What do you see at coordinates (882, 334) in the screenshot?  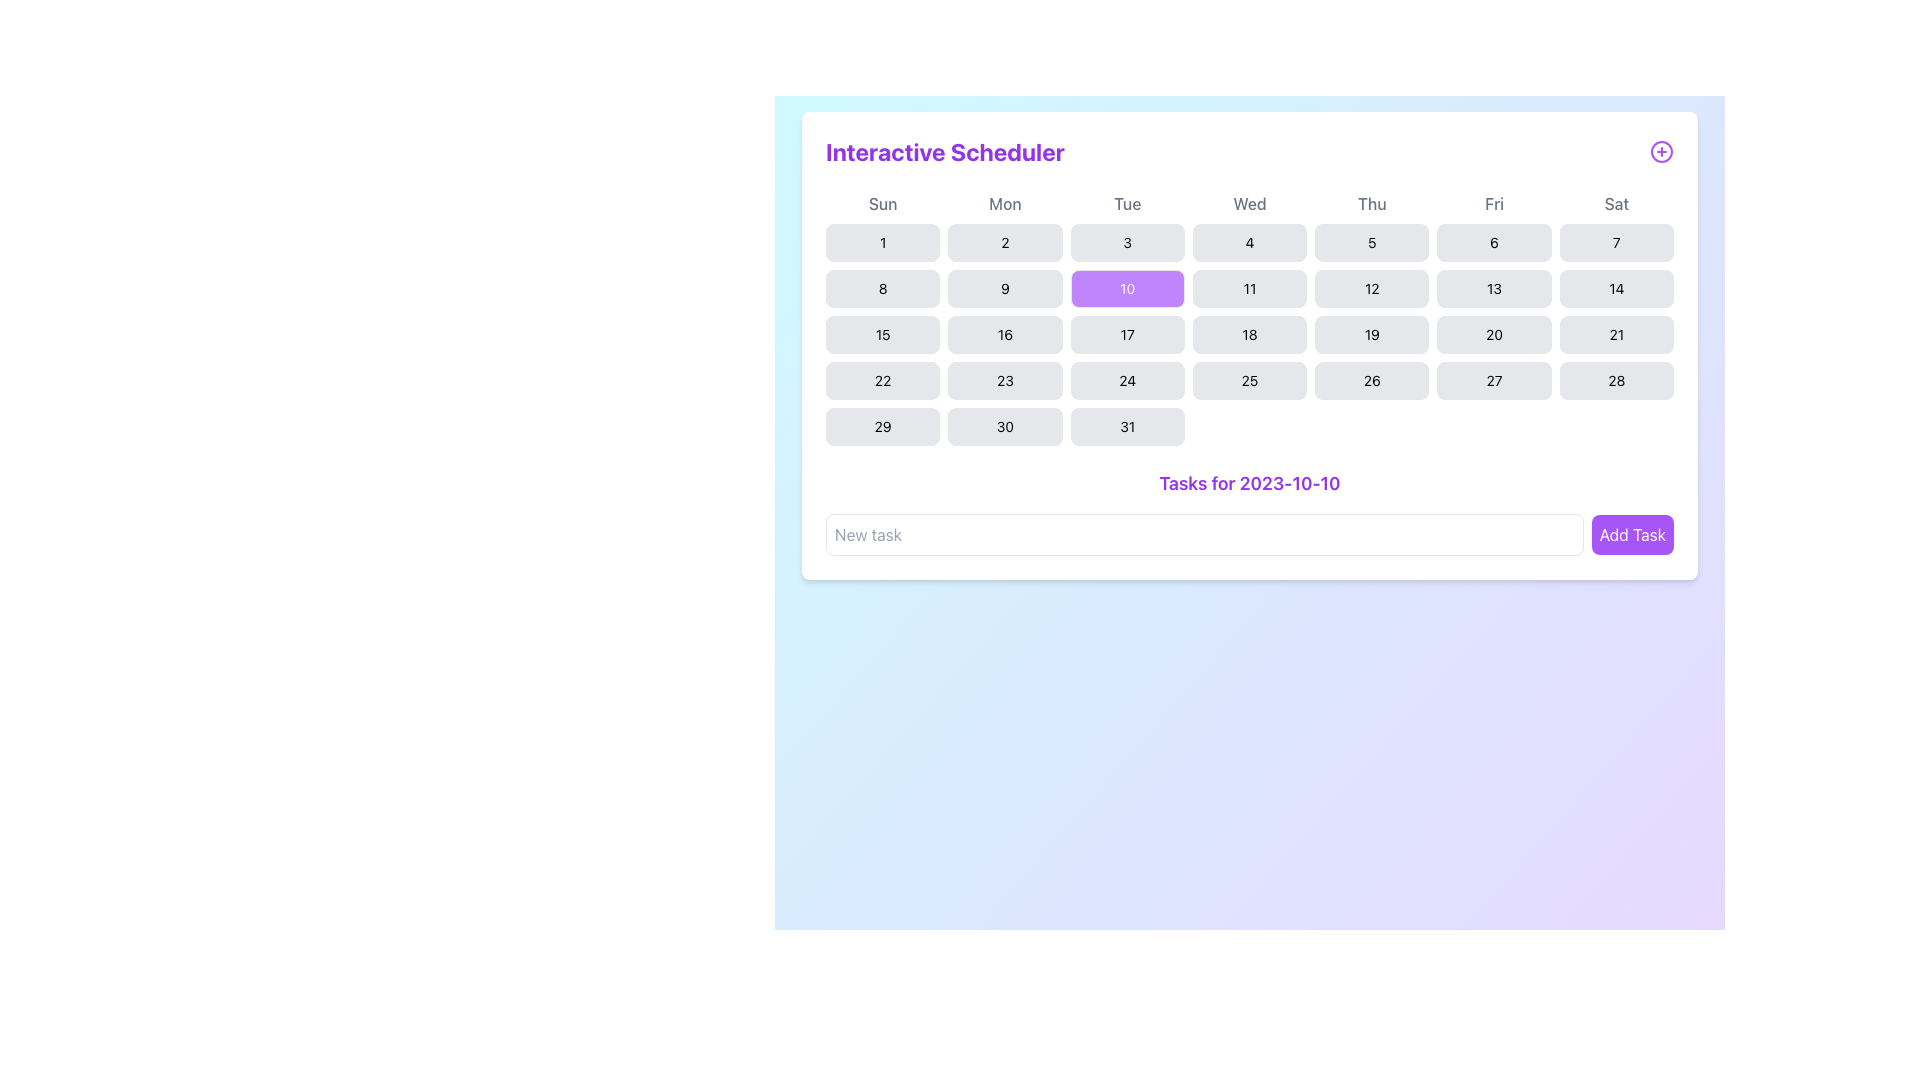 I see `the rectangular button with rounded corners displaying the number '15'` at bounding box center [882, 334].